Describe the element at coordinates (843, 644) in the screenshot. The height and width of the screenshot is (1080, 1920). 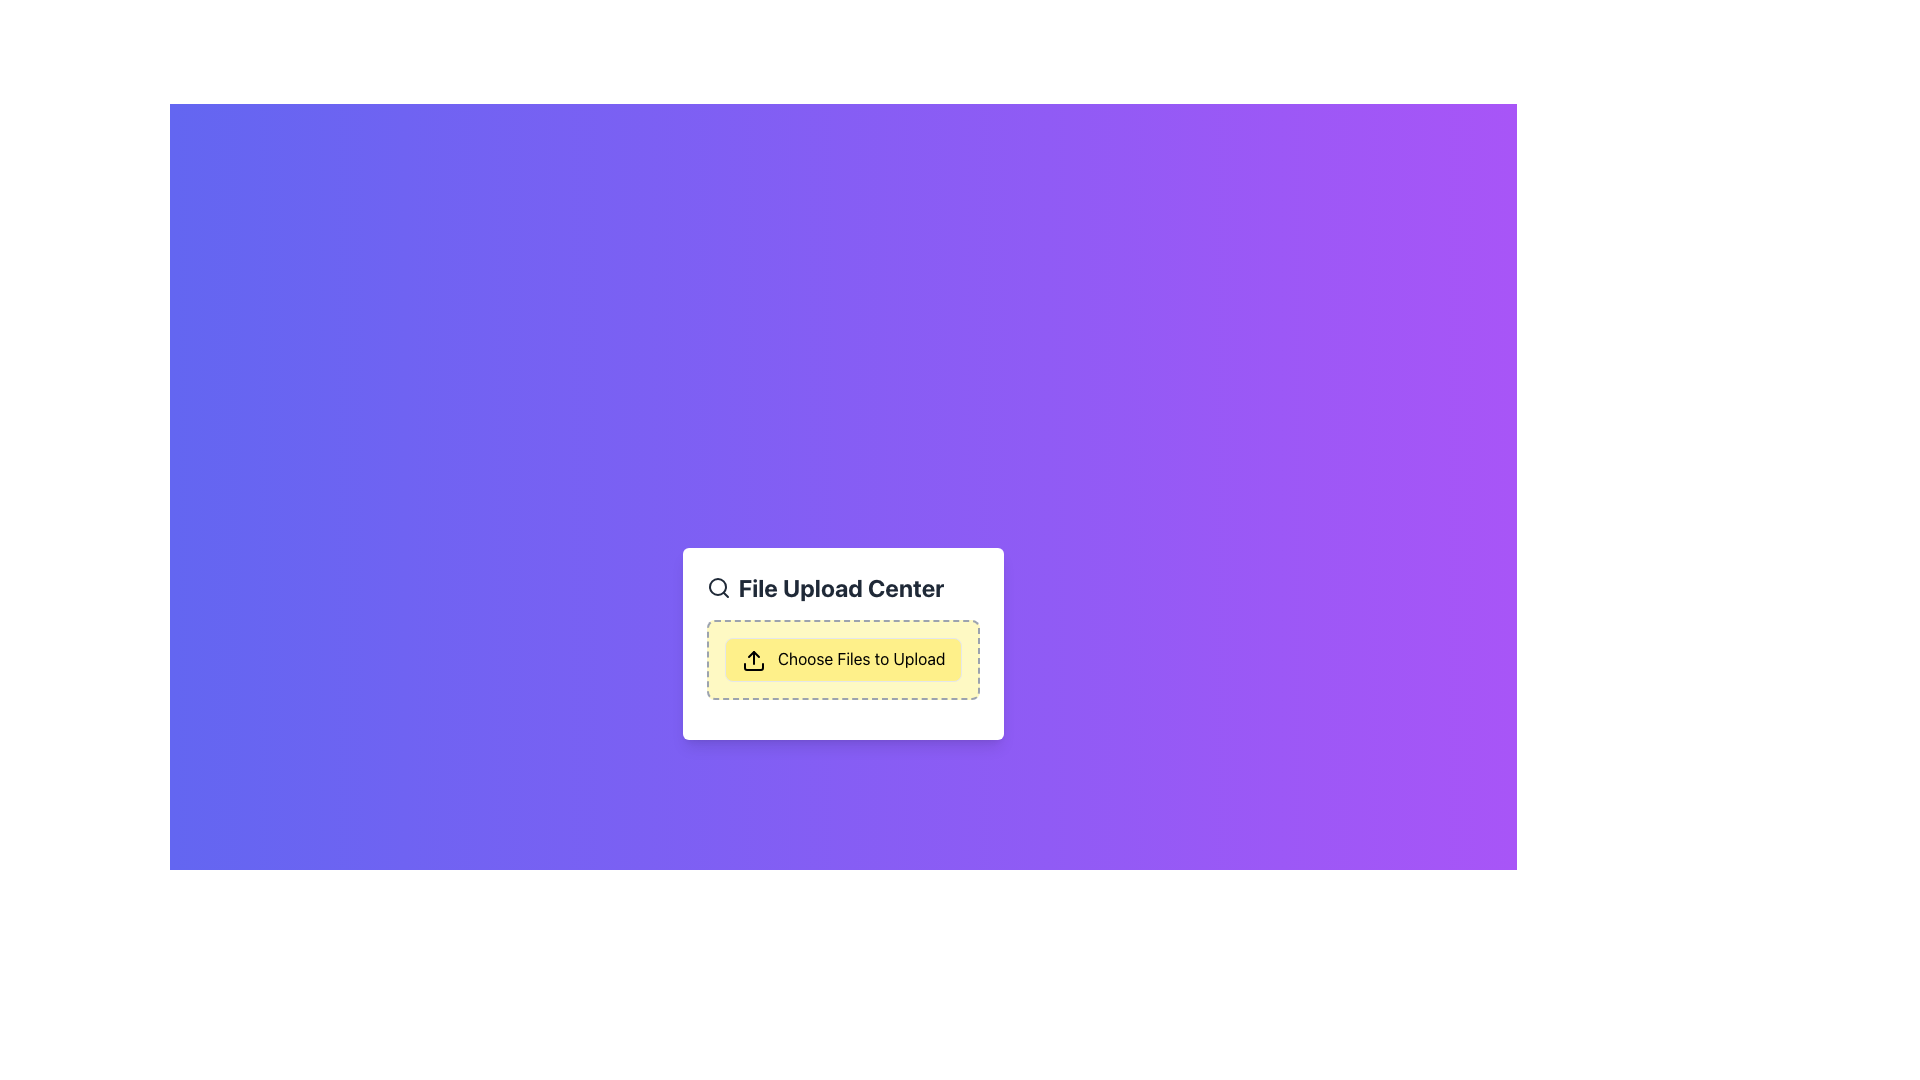
I see `and drop files into the interactive file upload area, which is centered below the 'File Upload Center' text and surrounded by a gradient purple background` at that location.